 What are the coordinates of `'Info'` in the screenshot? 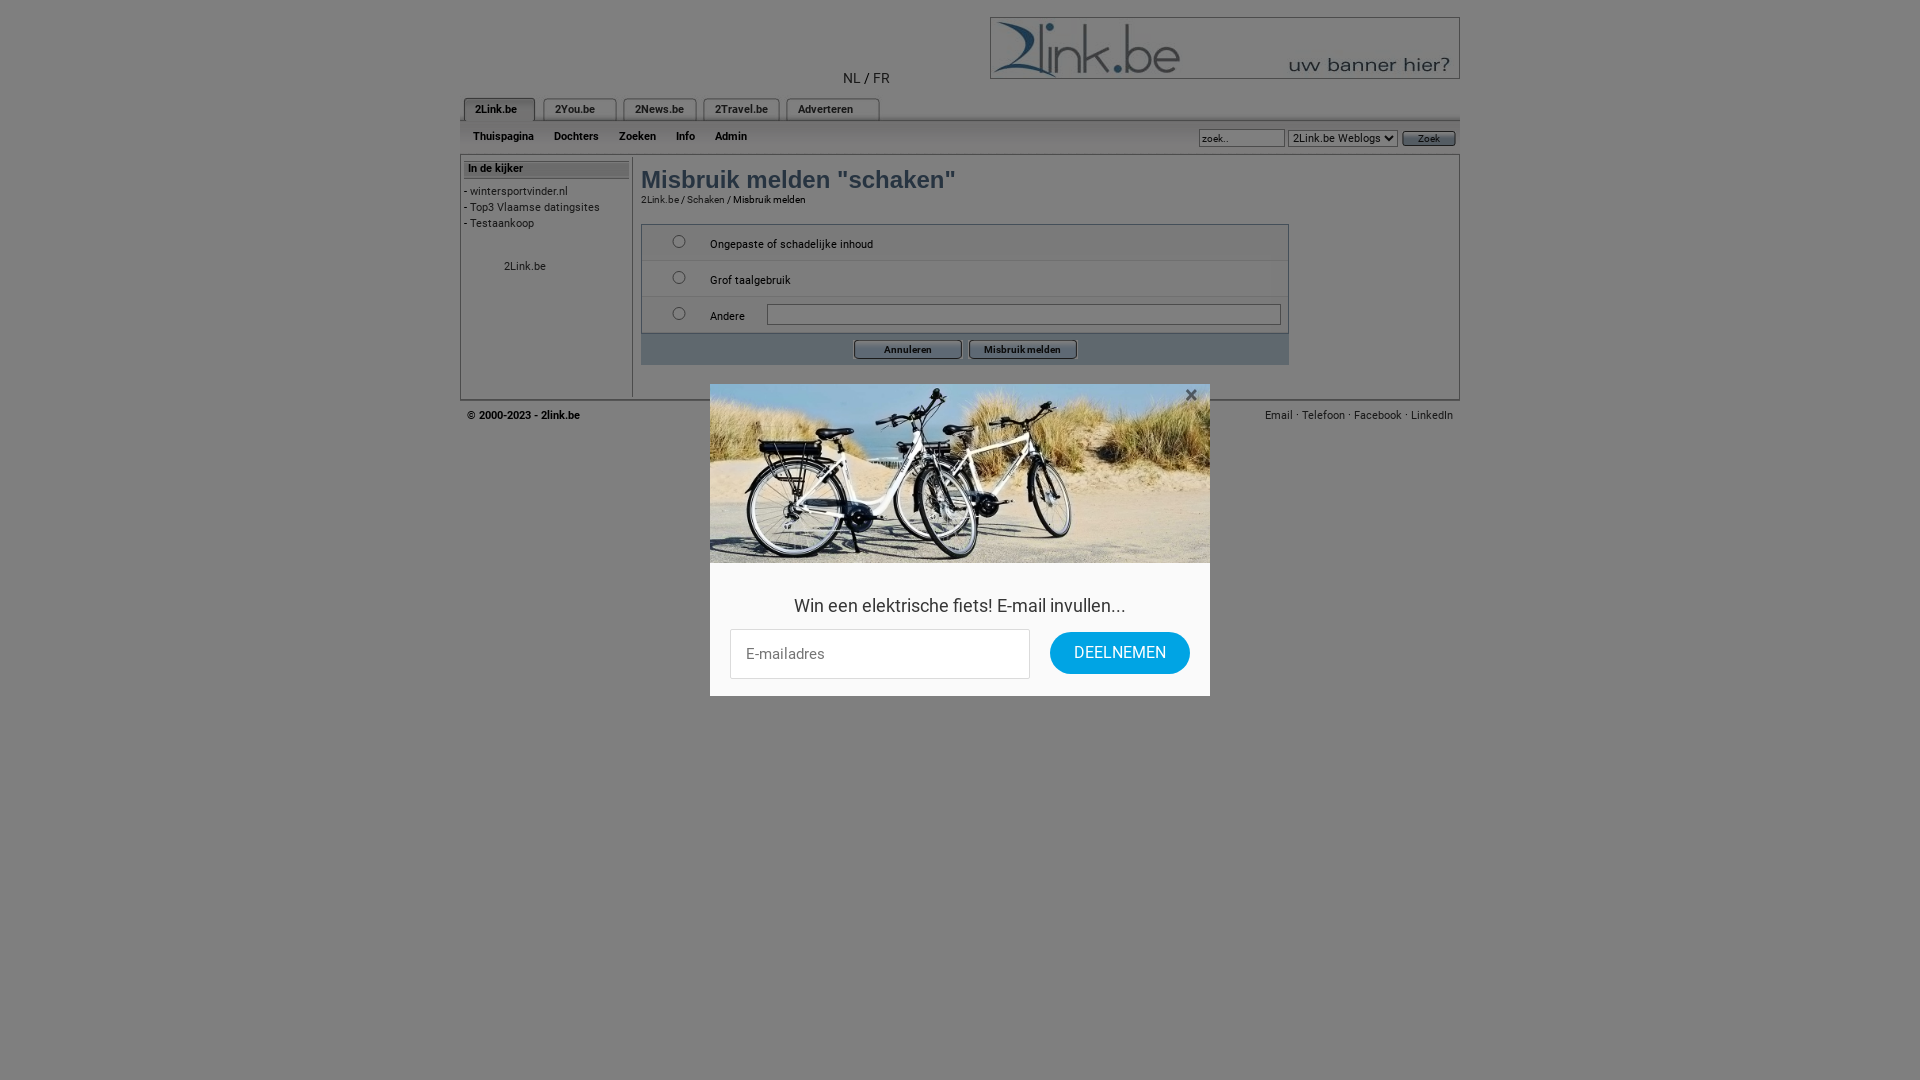 It's located at (685, 135).